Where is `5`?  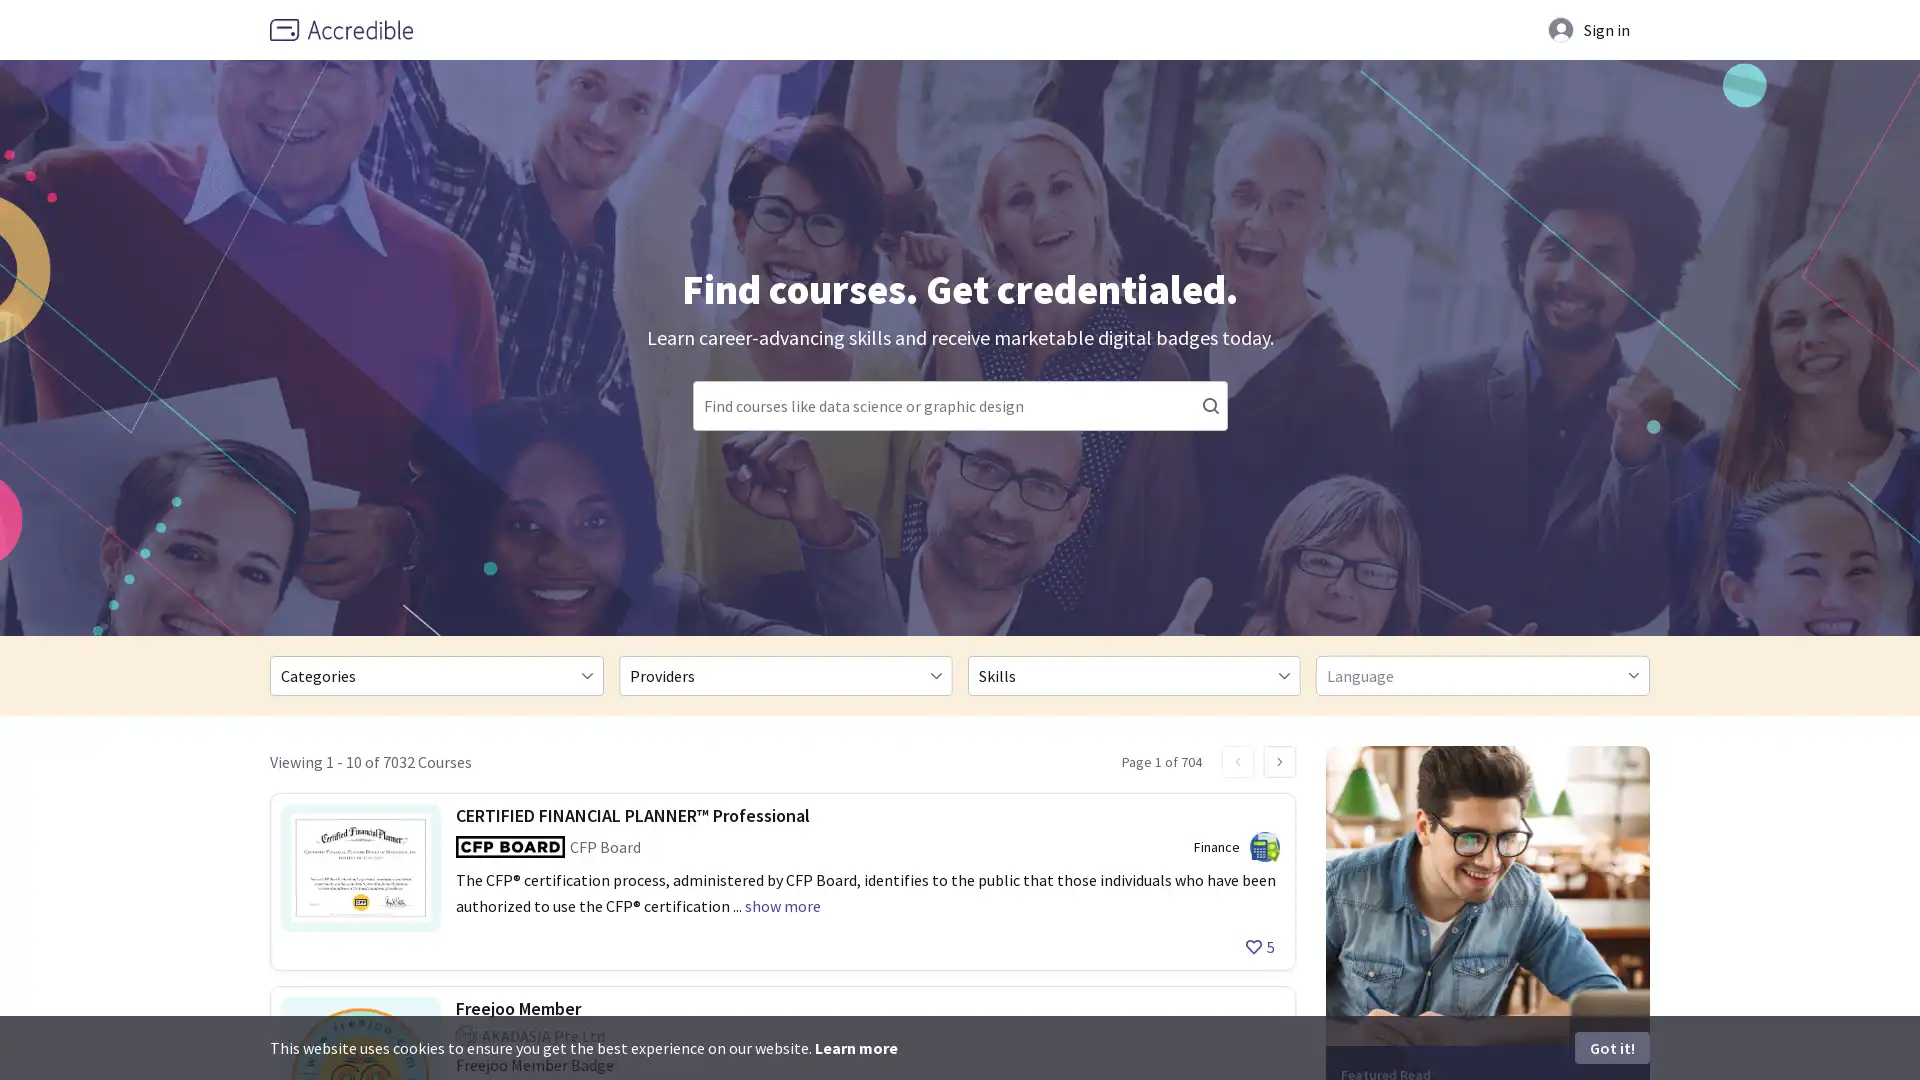 5 is located at coordinates (1259, 946).